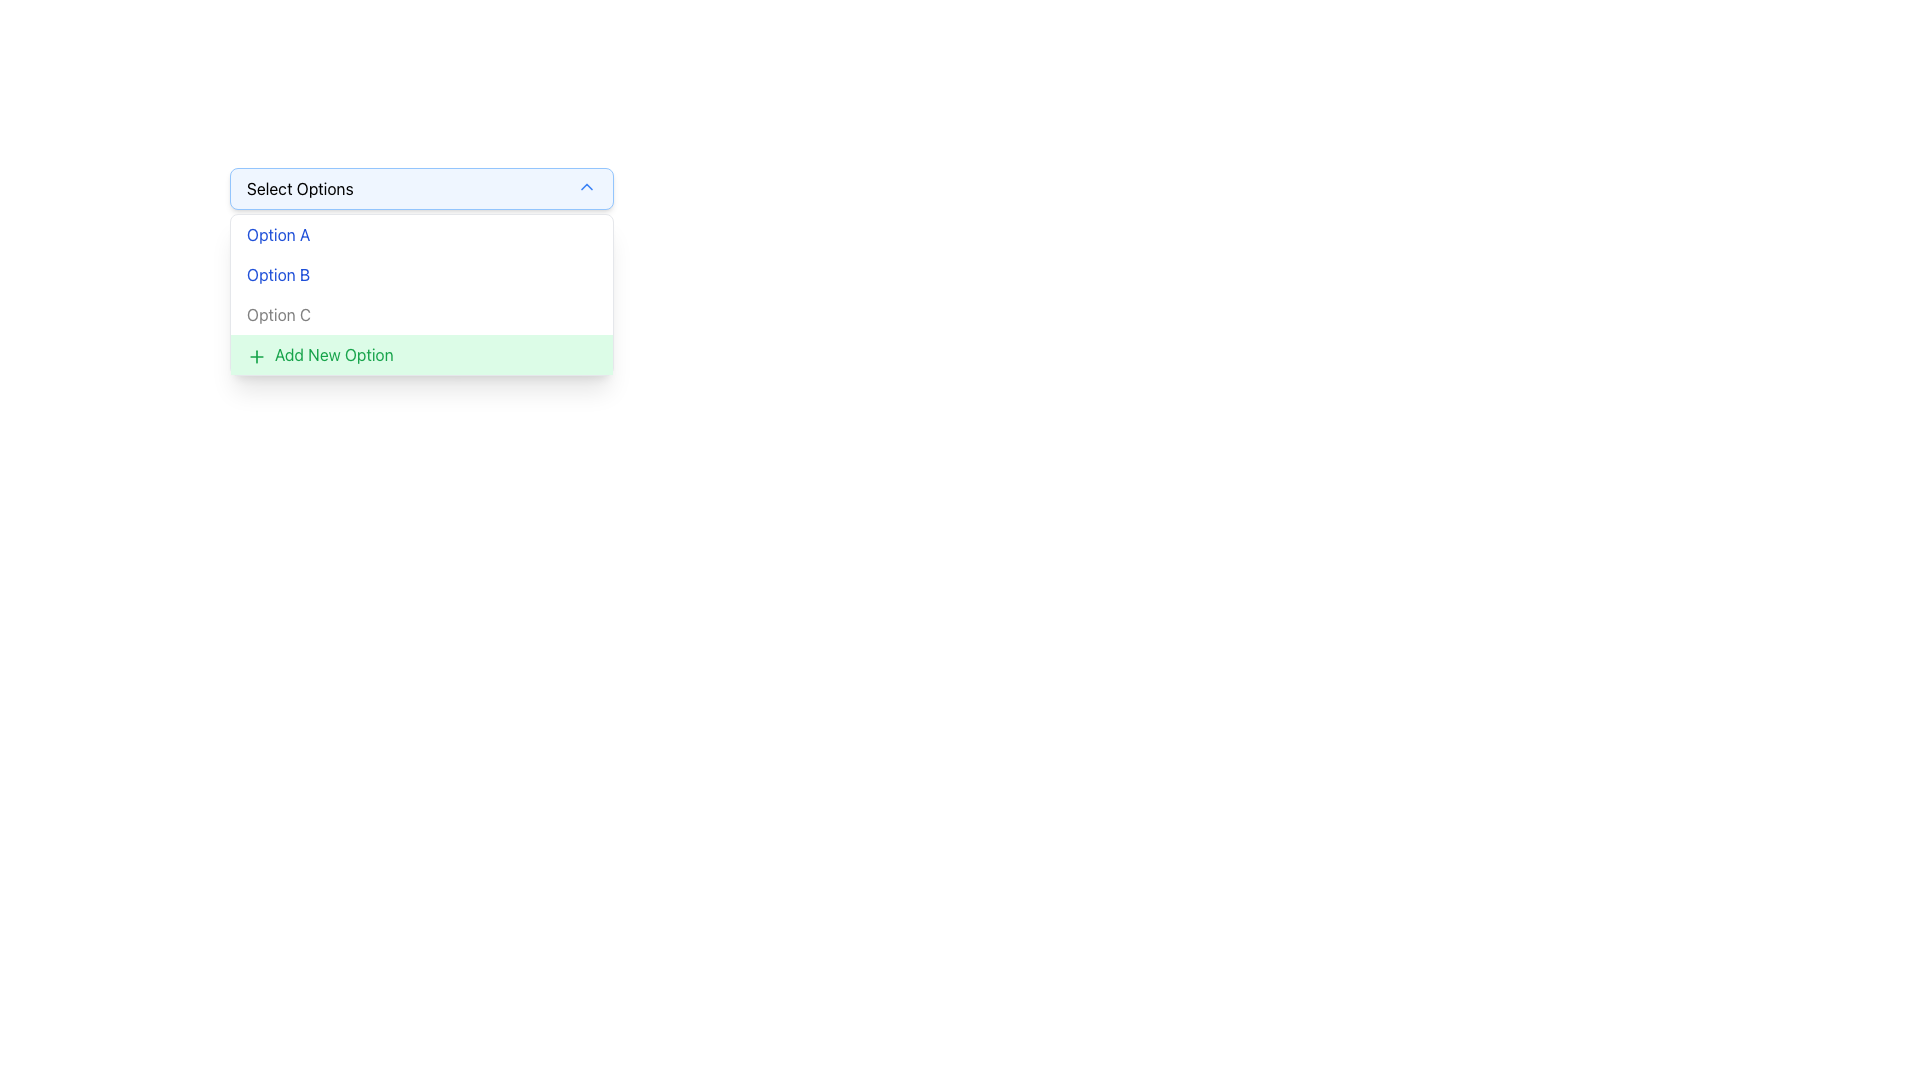 This screenshot has width=1920, height=1080. I want to click on the dropdown menu option labeled 'Option B' by clicking on it, so click(421, 274).